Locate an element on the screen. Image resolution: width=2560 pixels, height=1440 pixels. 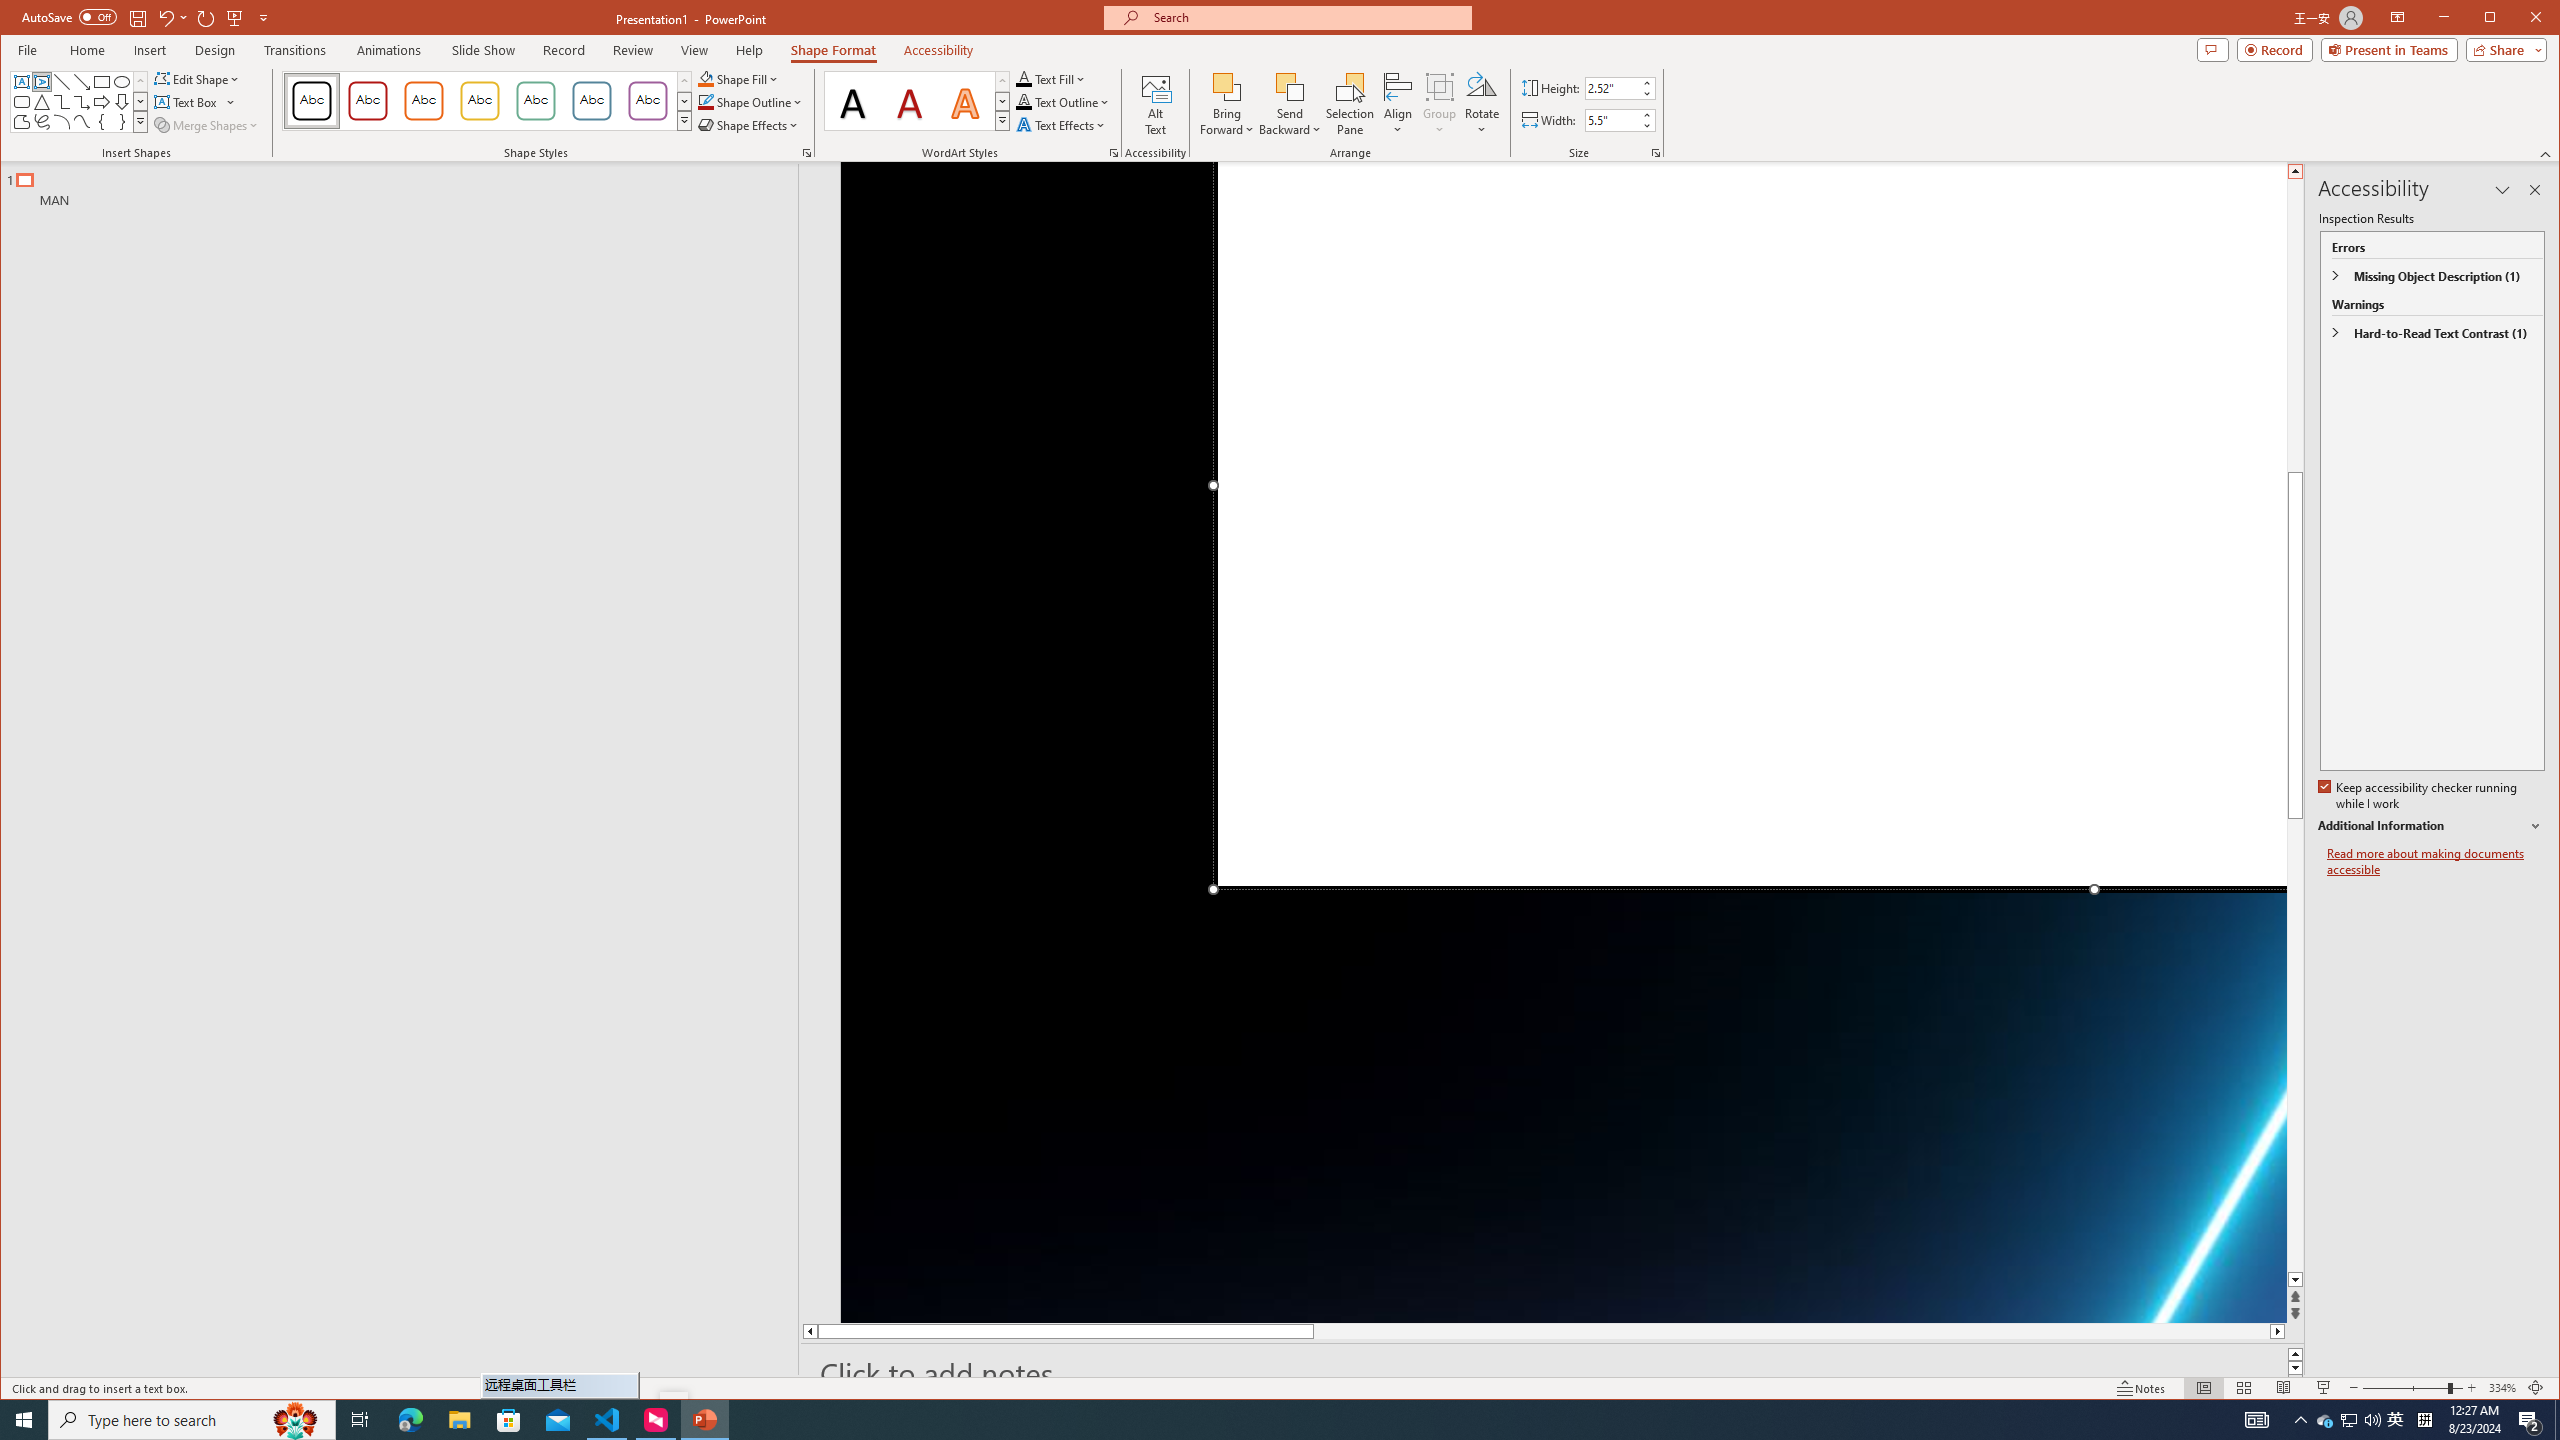
'Text Outline RGB(0, 0, 0)' is located at coordinates (1023, 102).